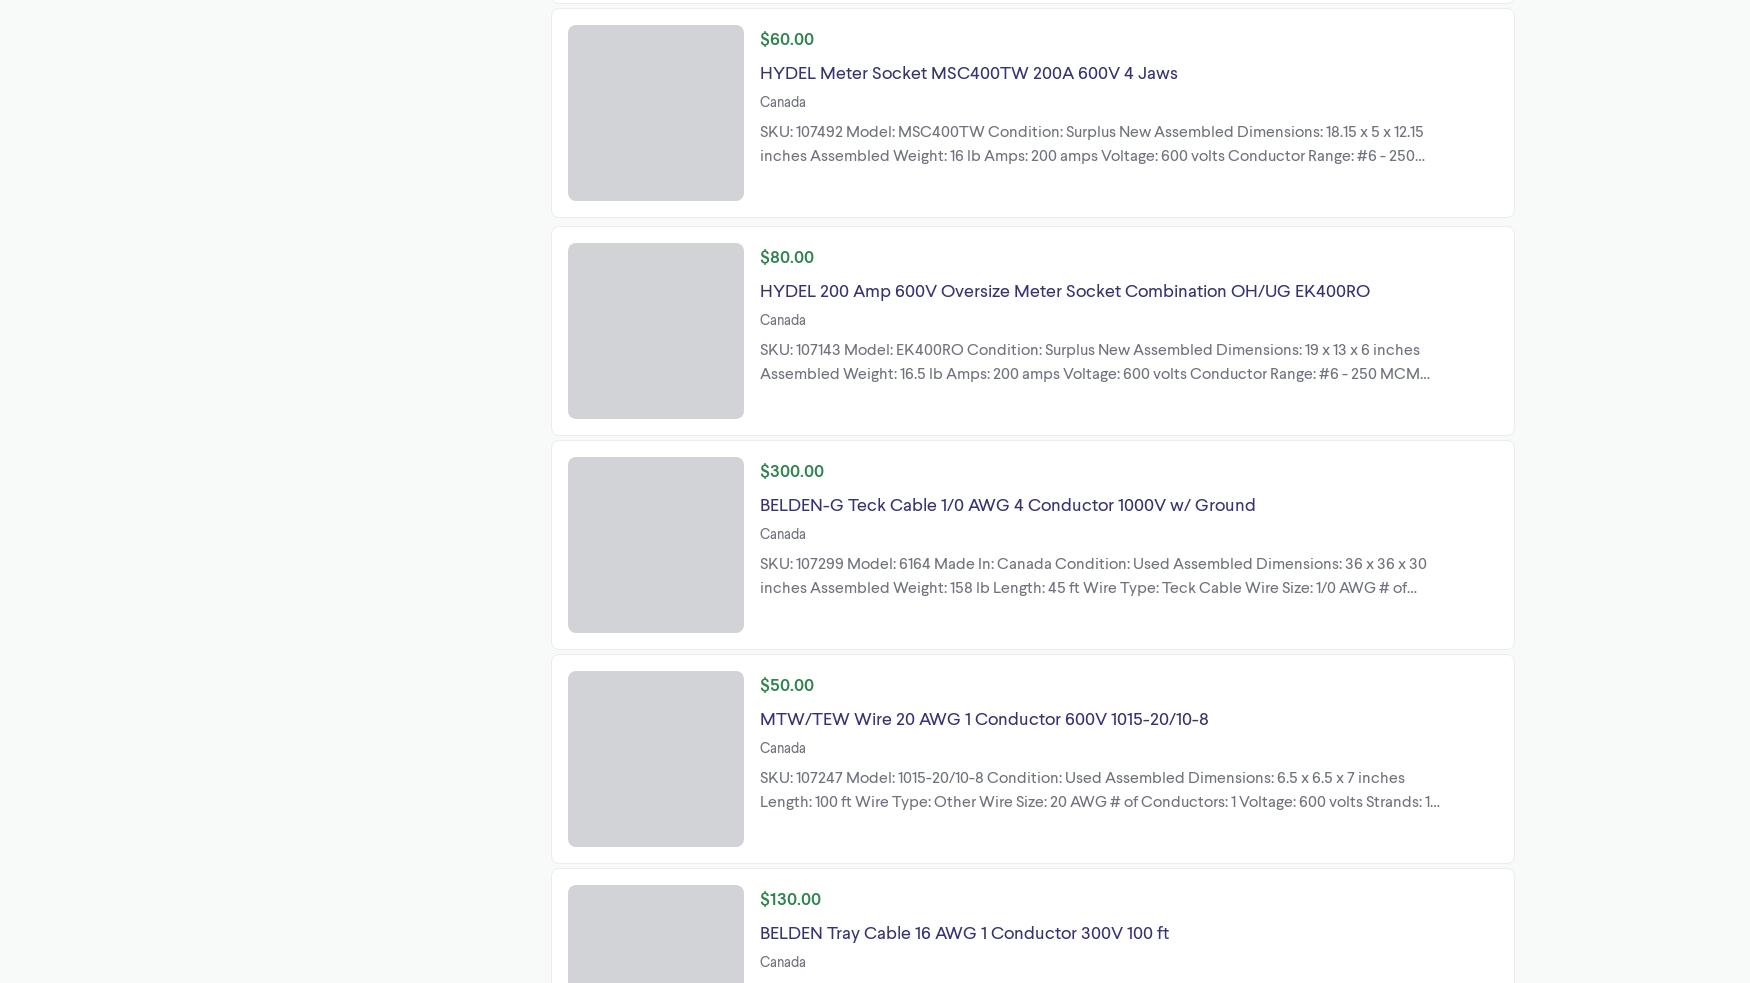 The image size is (1750, 983). I want to click on 'SKU: 107143 Model: EK400RO Condition: Surplus New Assembled Dimensions: 19 x 13 x 6 inches Assembled Weight: 16.5 lb Amps: 200 amps Voltage: 600 volts Conductor Range: #6 - 250 MCM Enclosure: NEMA 3R No. of Jaws: 4 Lenmark Industries Ltd 27576 51a Ave Langley, British Columbia Canada V4W4A9 Tel: 604.449.1880', so click(1097, 382).